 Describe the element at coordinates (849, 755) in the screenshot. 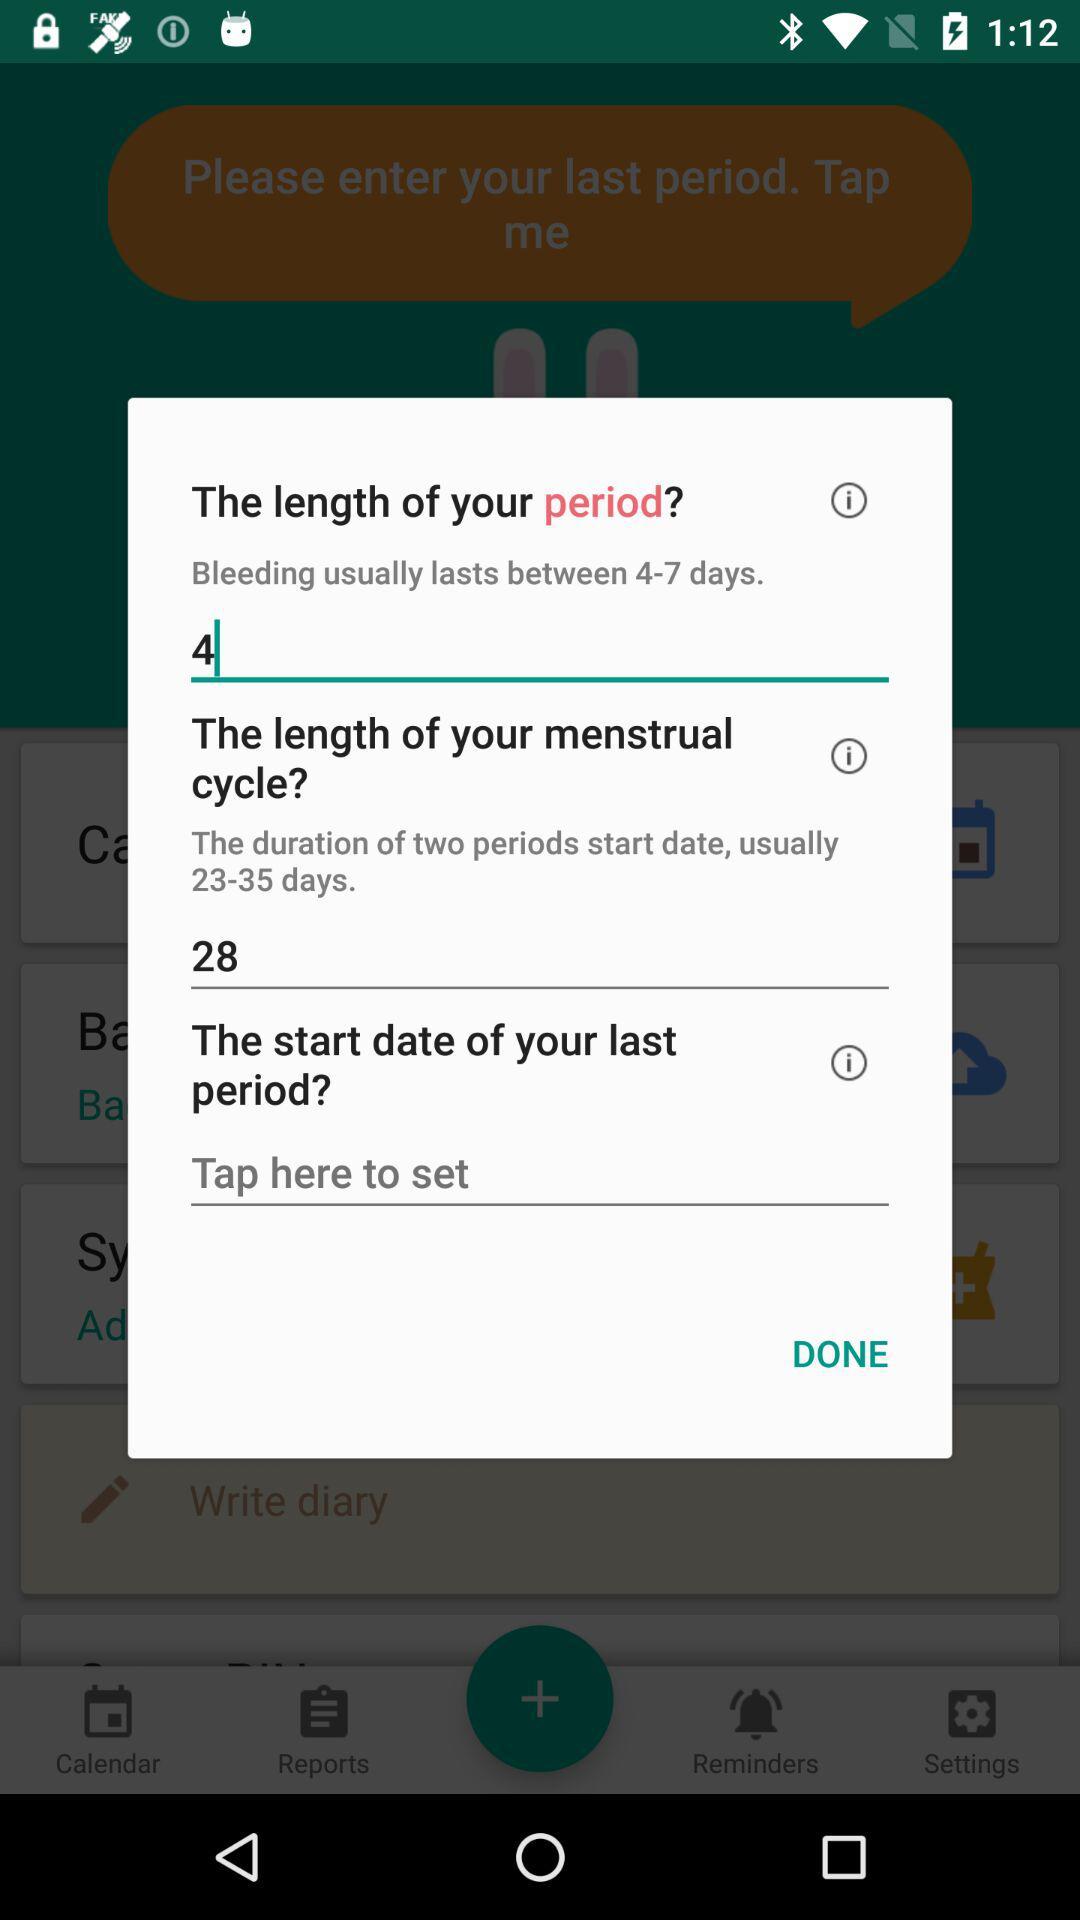

I see `read more information` at that location.